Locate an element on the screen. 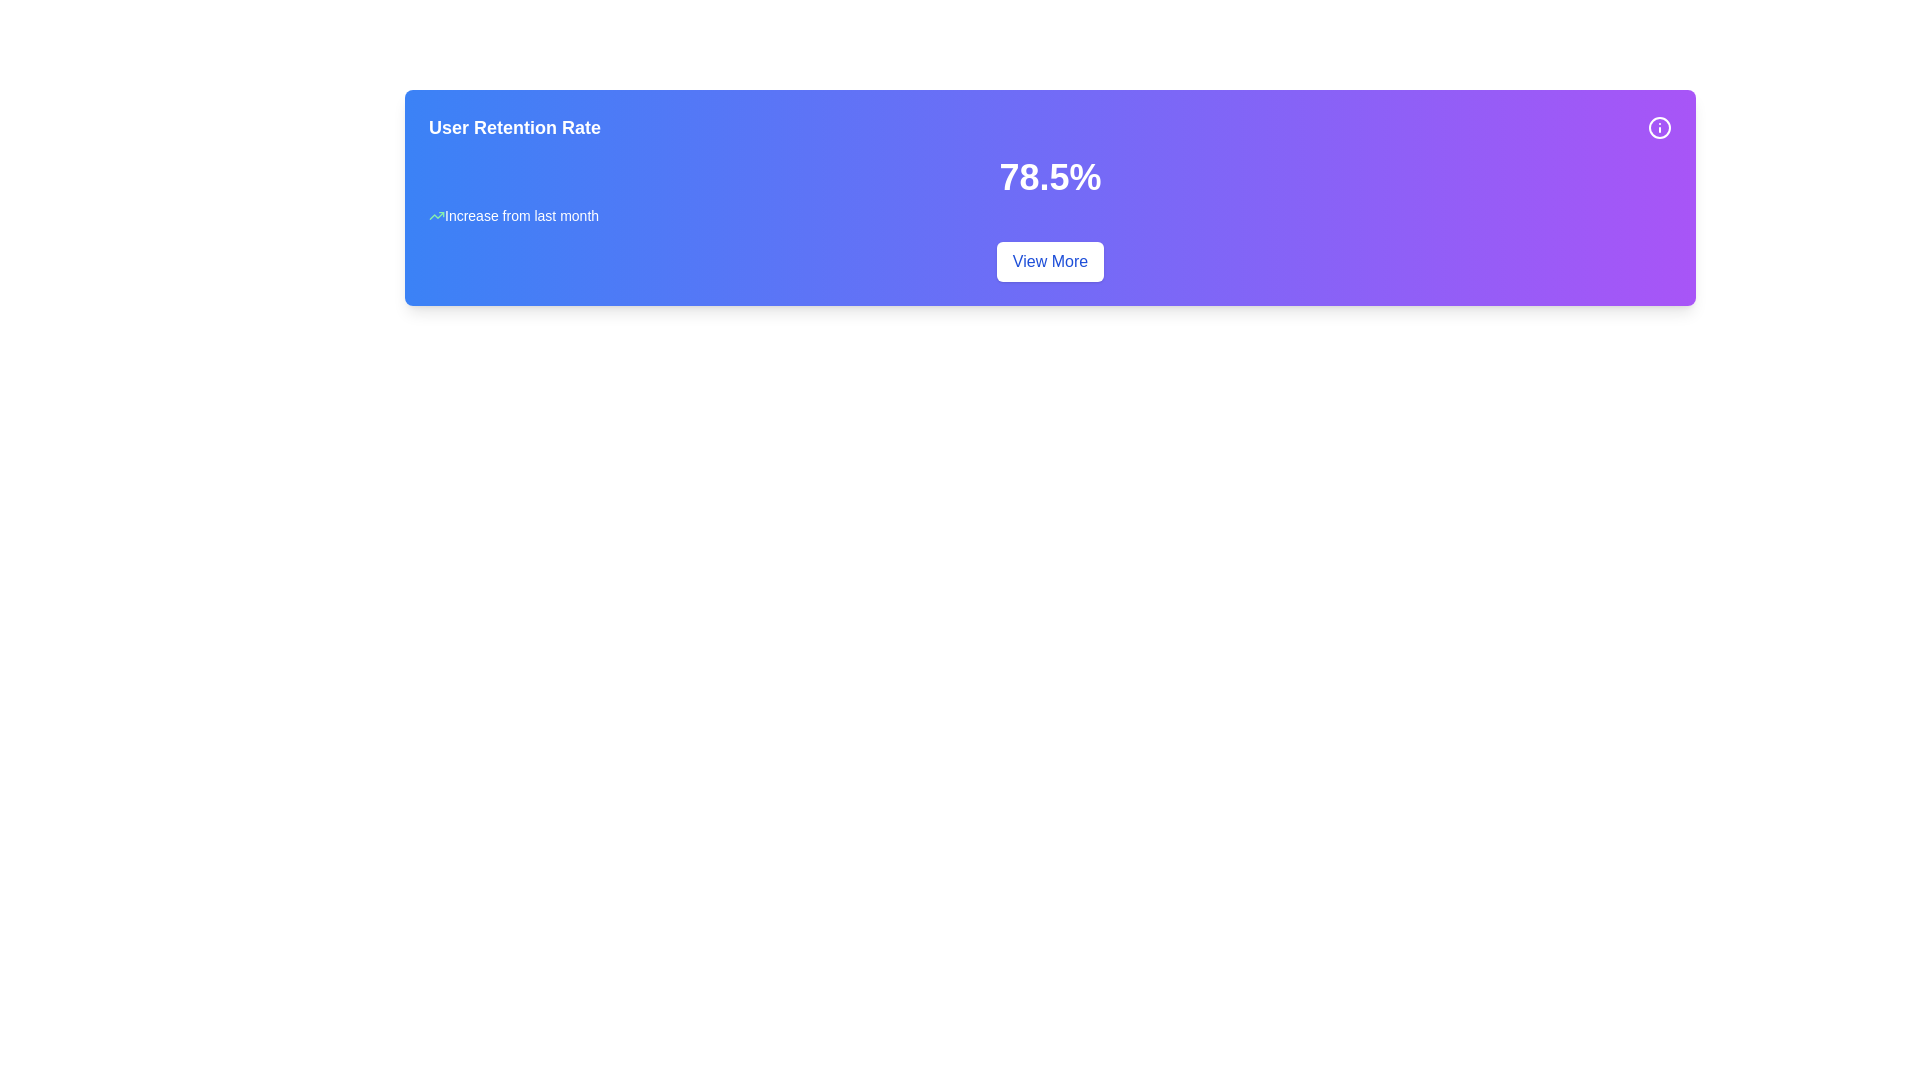  the circular icon located in the upper right corner of the gradient rectangular section is located at coordinates (1660, 127).